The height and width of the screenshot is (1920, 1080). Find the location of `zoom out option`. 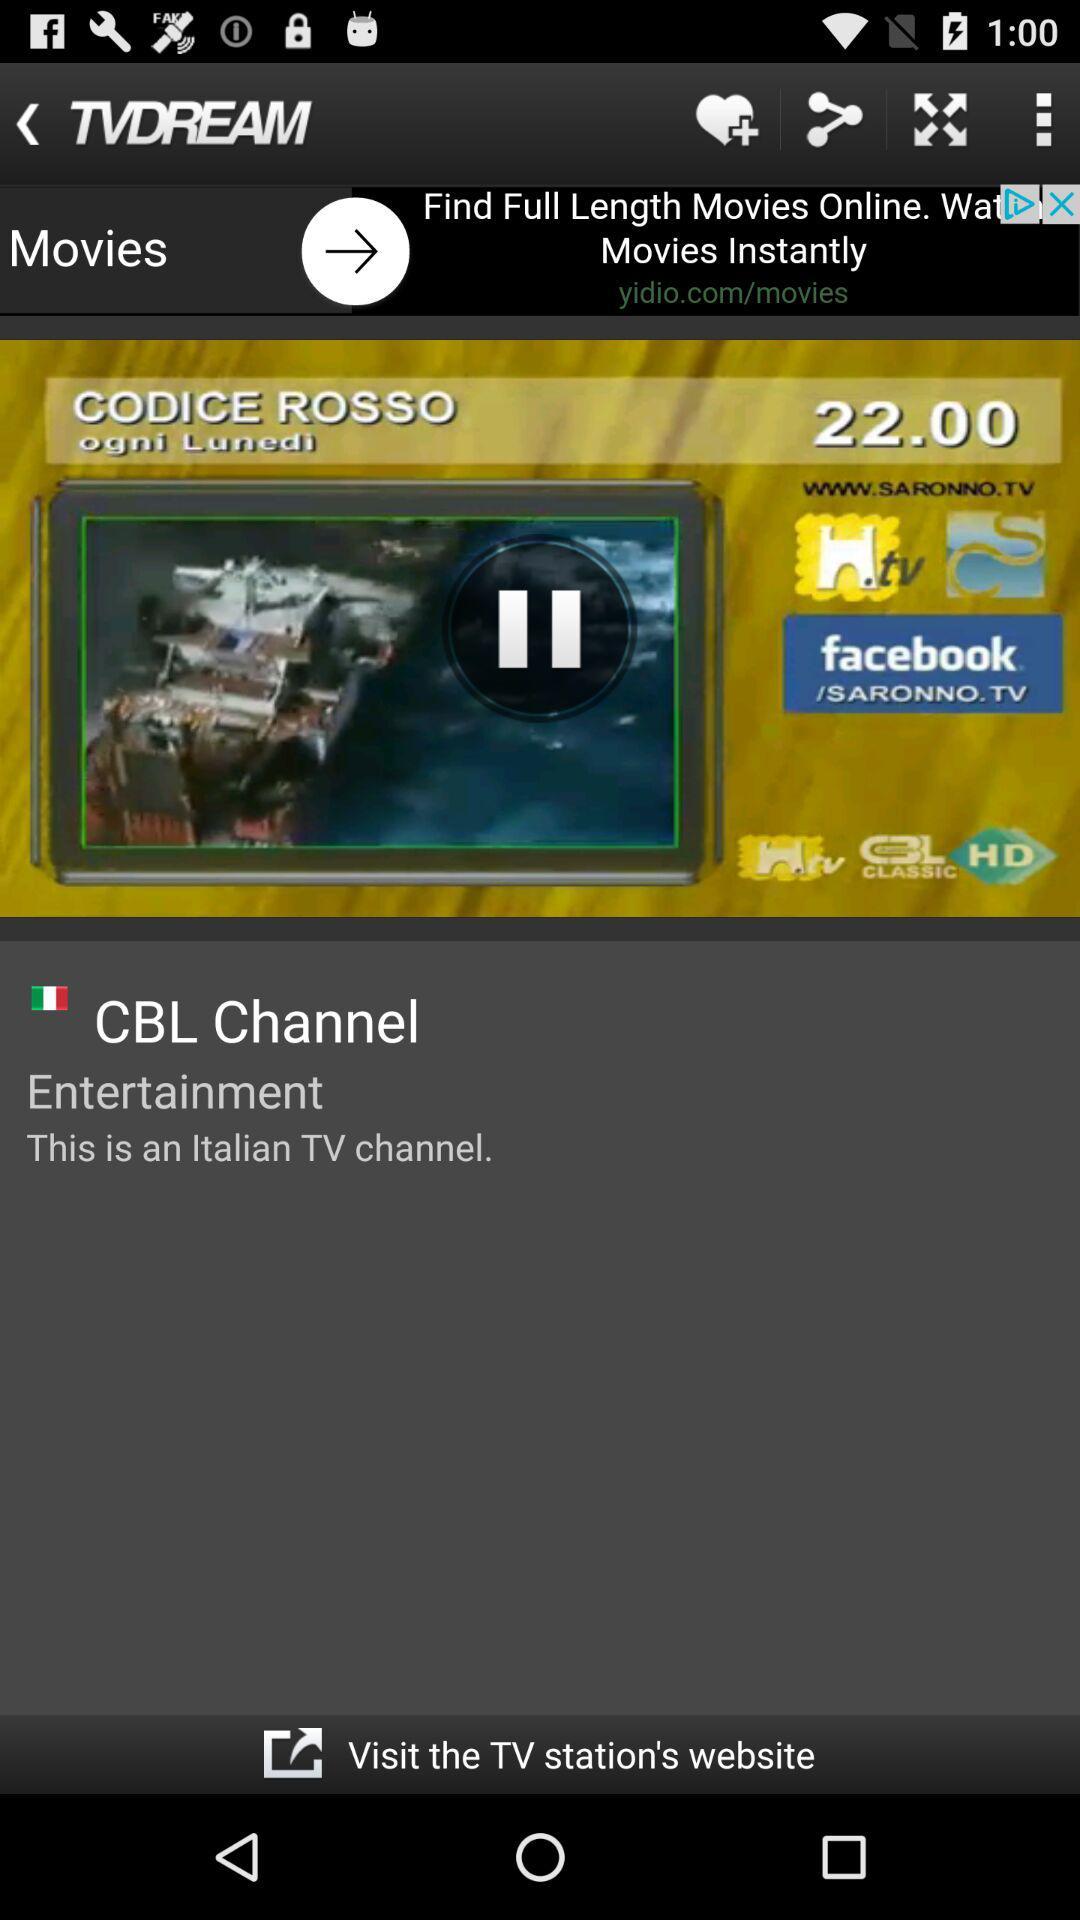

zoom out option is located at coordinates (940, 118).